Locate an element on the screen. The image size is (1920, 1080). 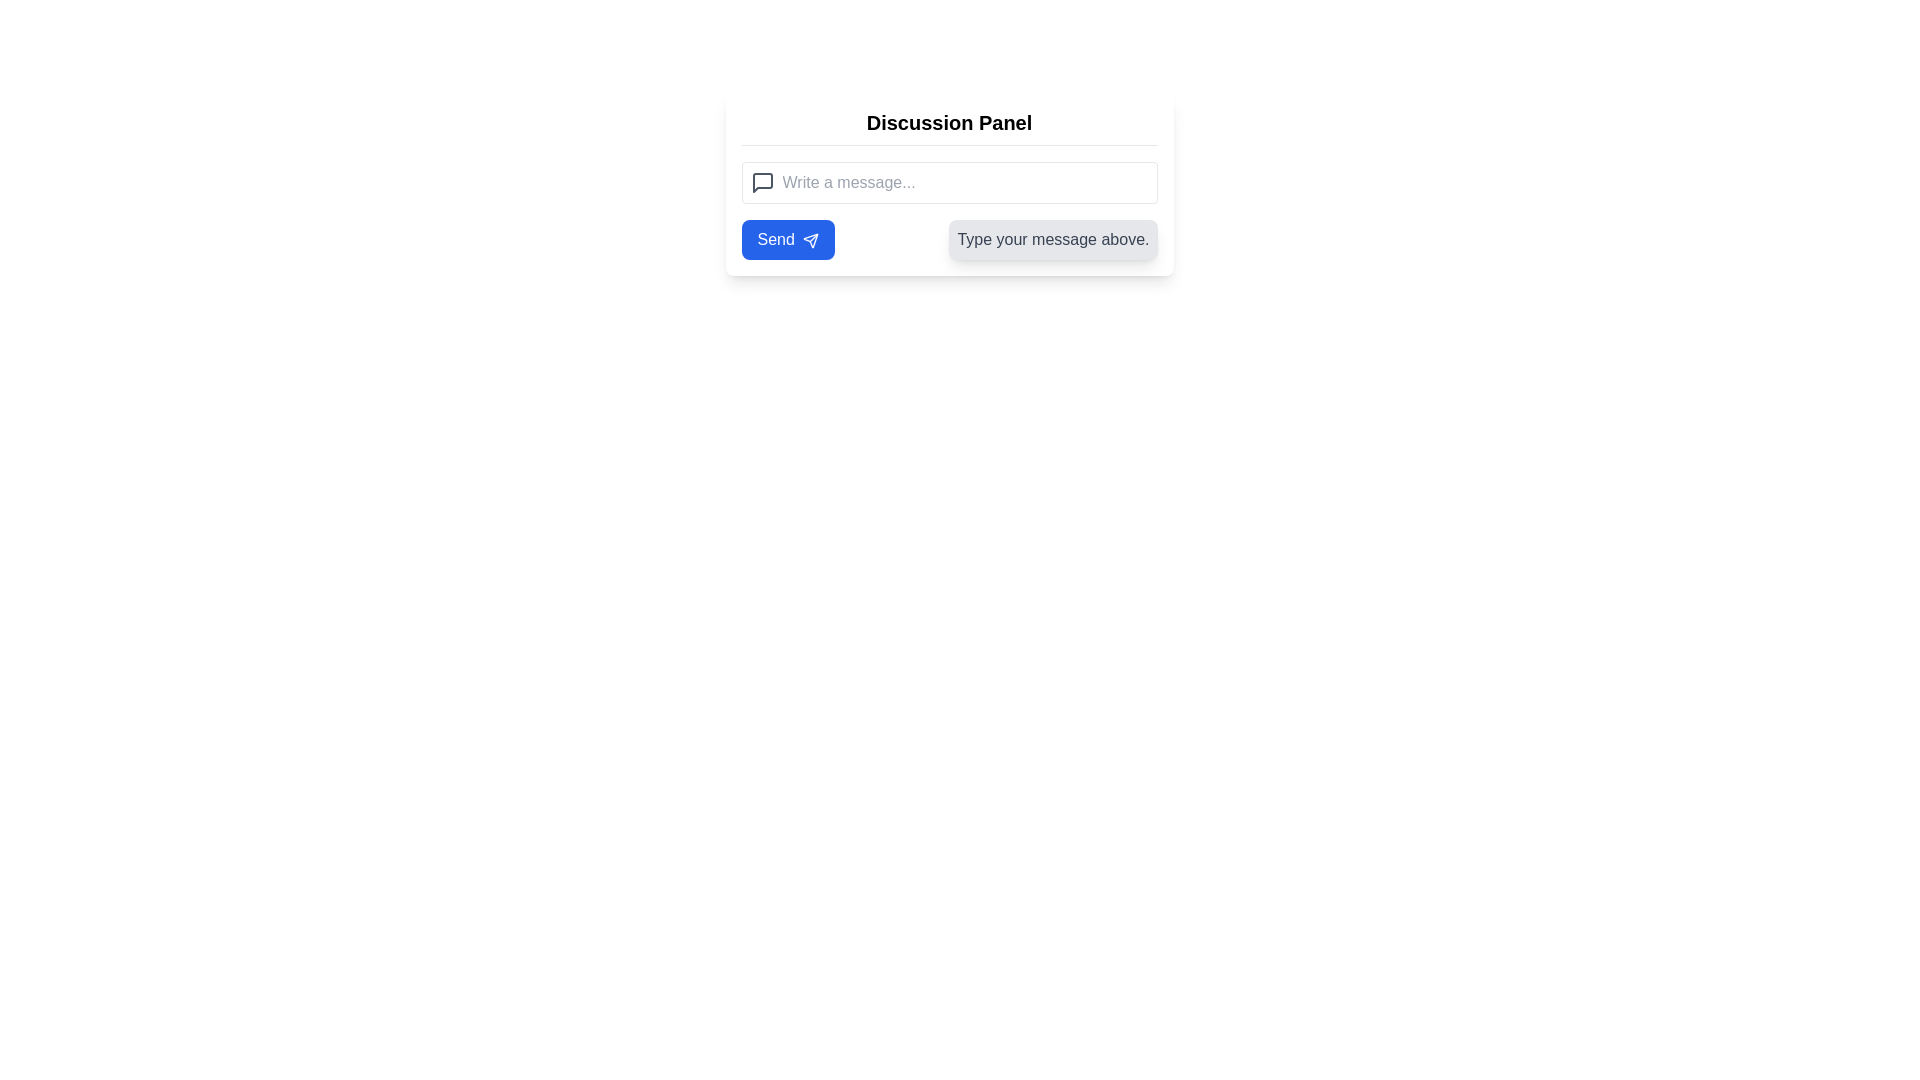
the decorative icon that is part of the 'Send' button located below the input field in the discussion panel, serving as a visual enhancement and styled as an arrow is located at coordinates (811, 239).